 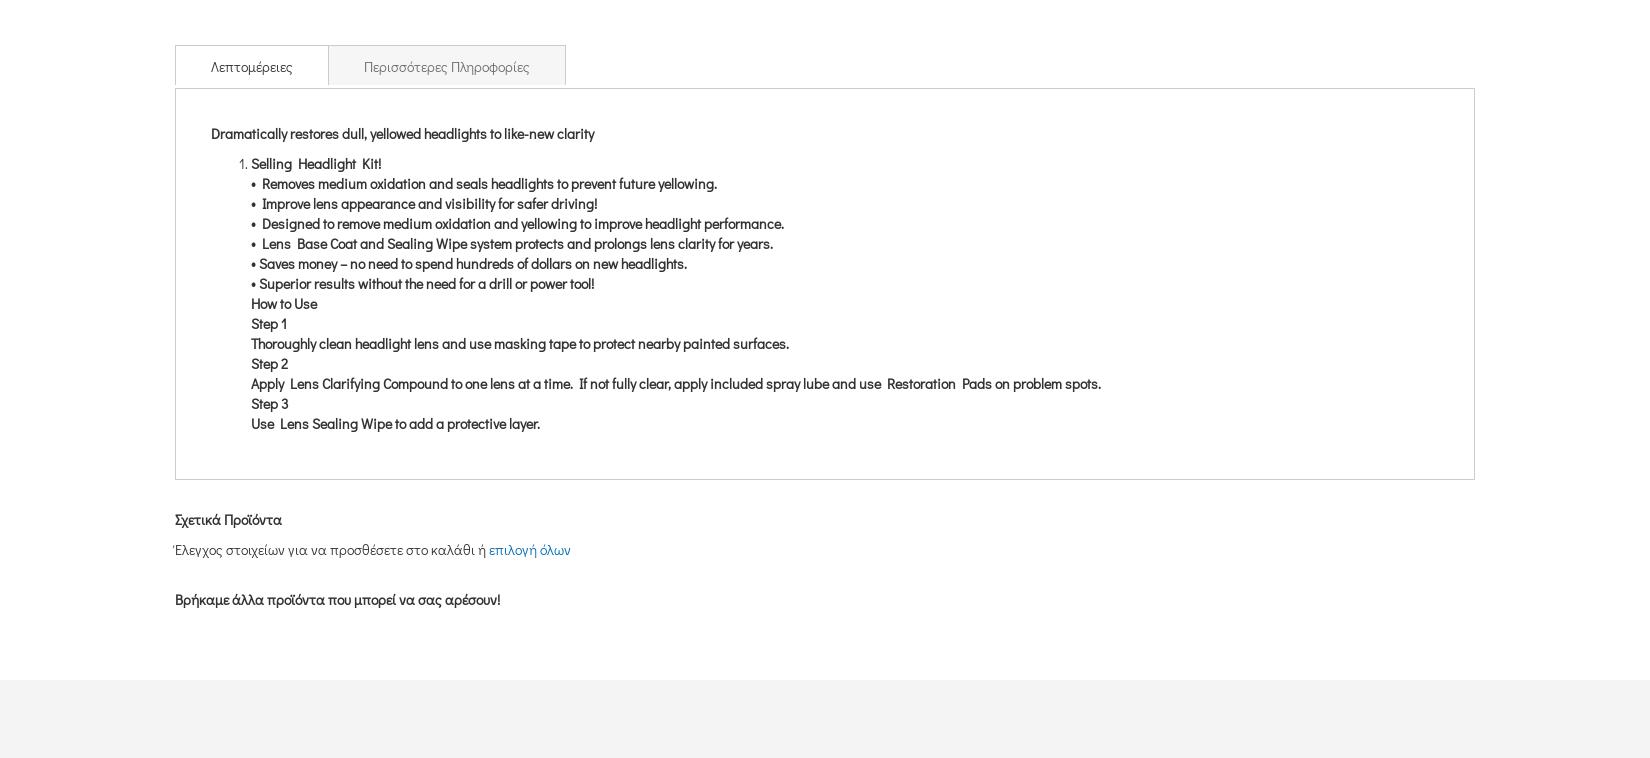 I want to click on 'Step 3', so click(x=269, y=401).